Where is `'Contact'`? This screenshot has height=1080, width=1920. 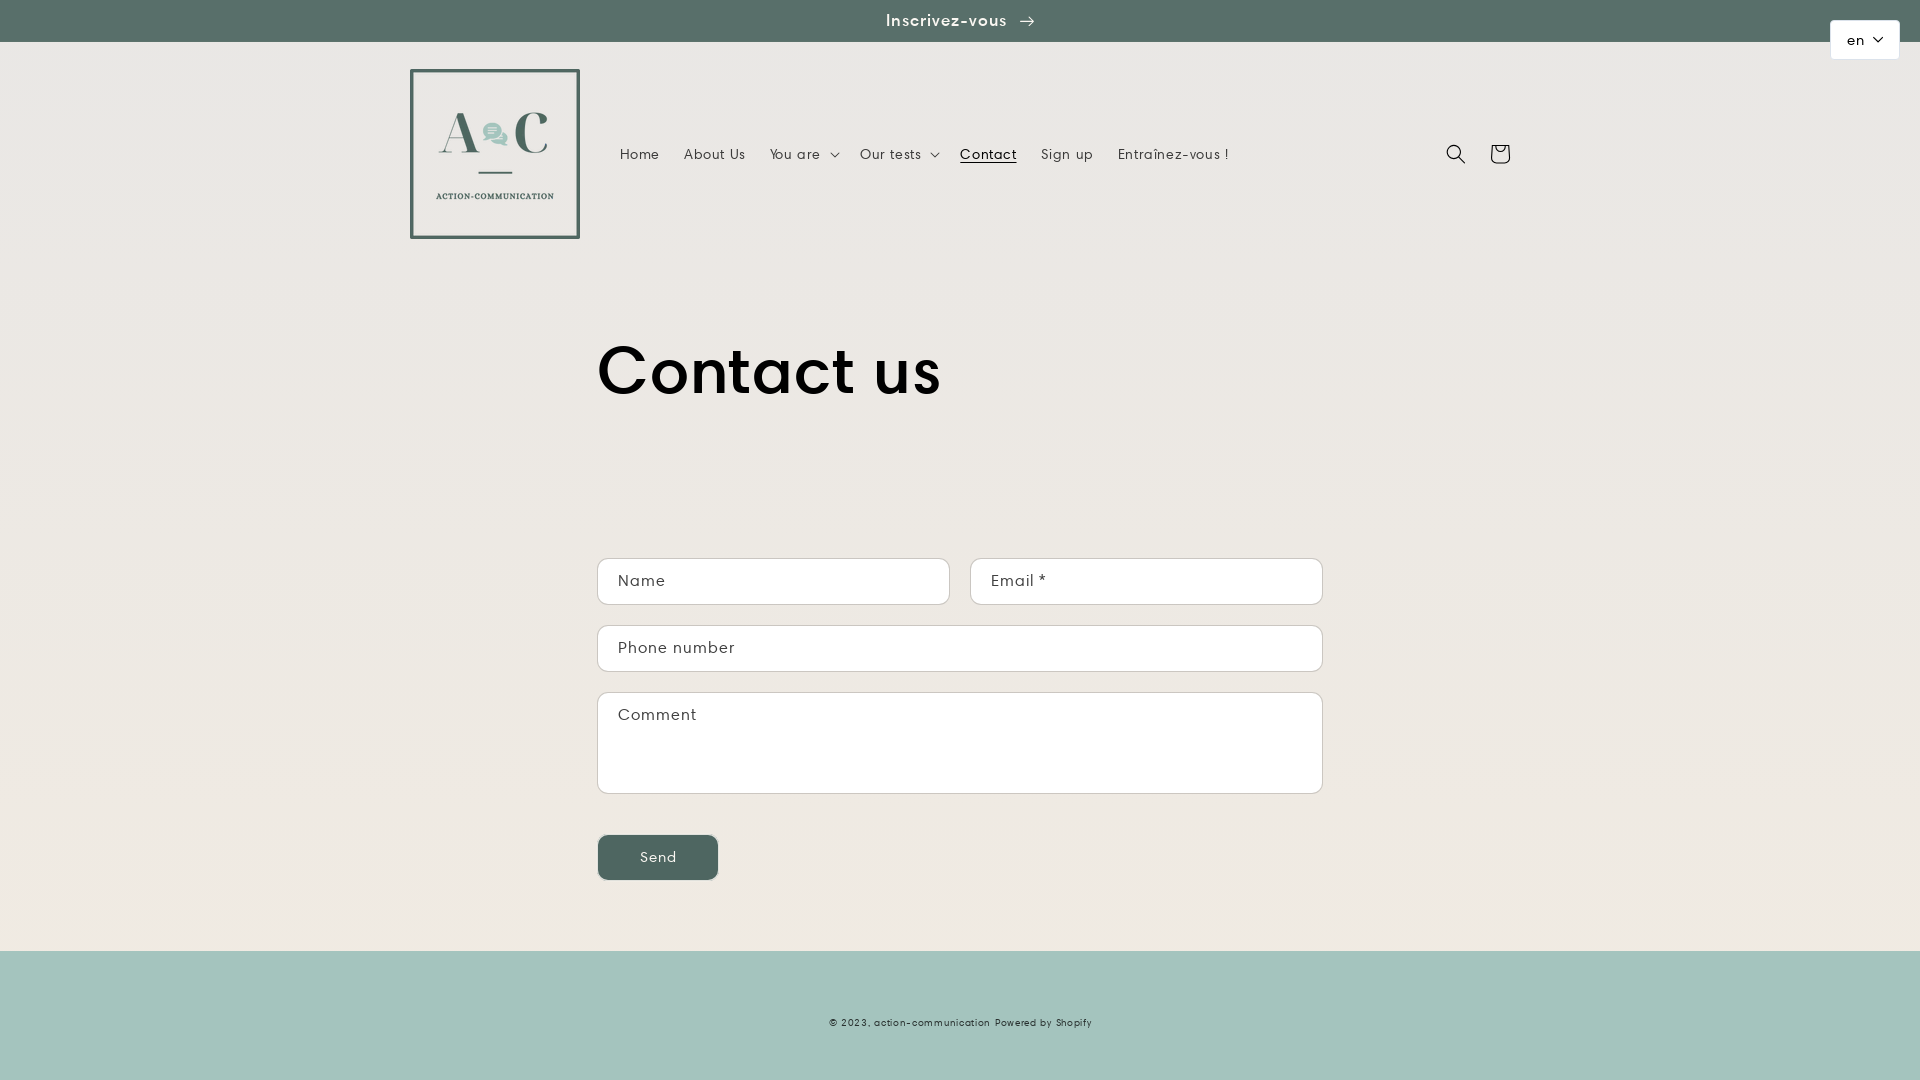
'Contact' is located at coordinates (947, 153).